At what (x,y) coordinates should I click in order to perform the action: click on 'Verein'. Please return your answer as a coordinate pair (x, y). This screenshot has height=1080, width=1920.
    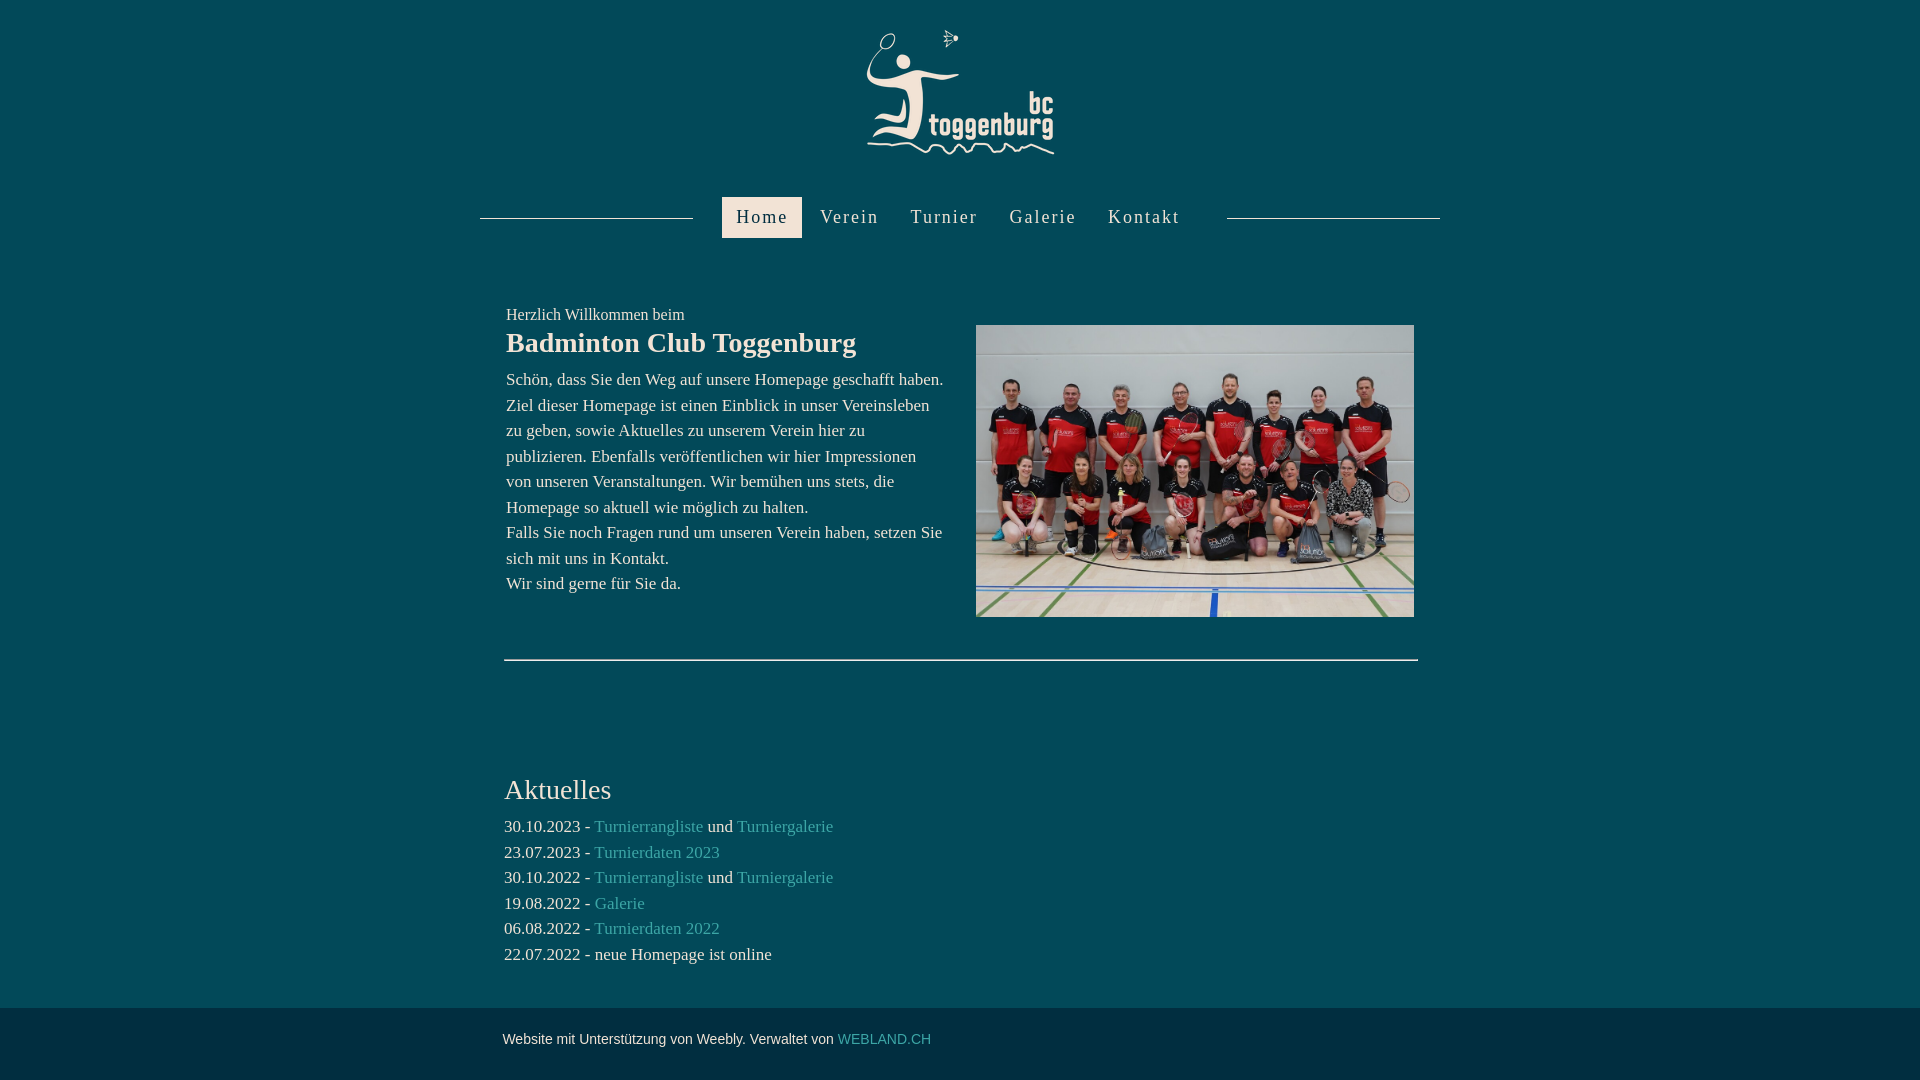
    Looking at the image, I should click on (849, 217).